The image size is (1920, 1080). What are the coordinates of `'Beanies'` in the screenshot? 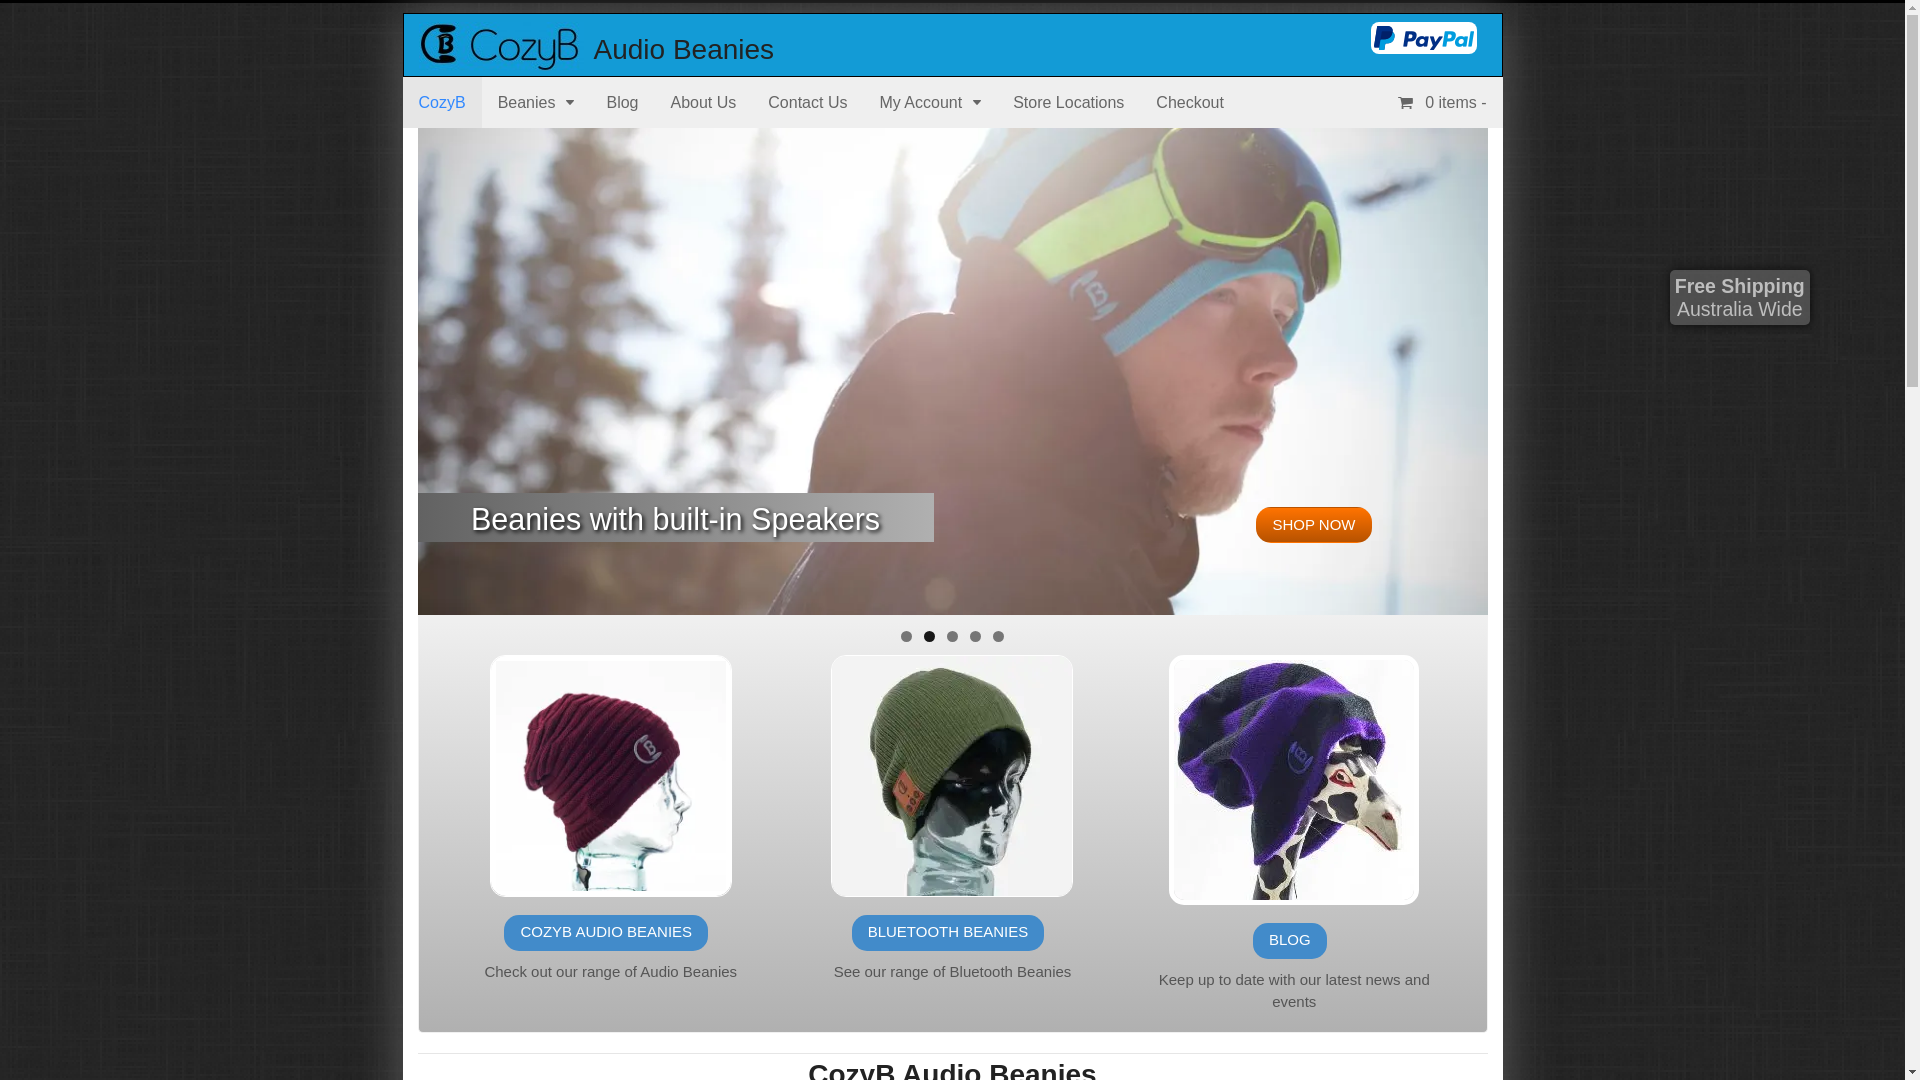 It's located at (481, 102).